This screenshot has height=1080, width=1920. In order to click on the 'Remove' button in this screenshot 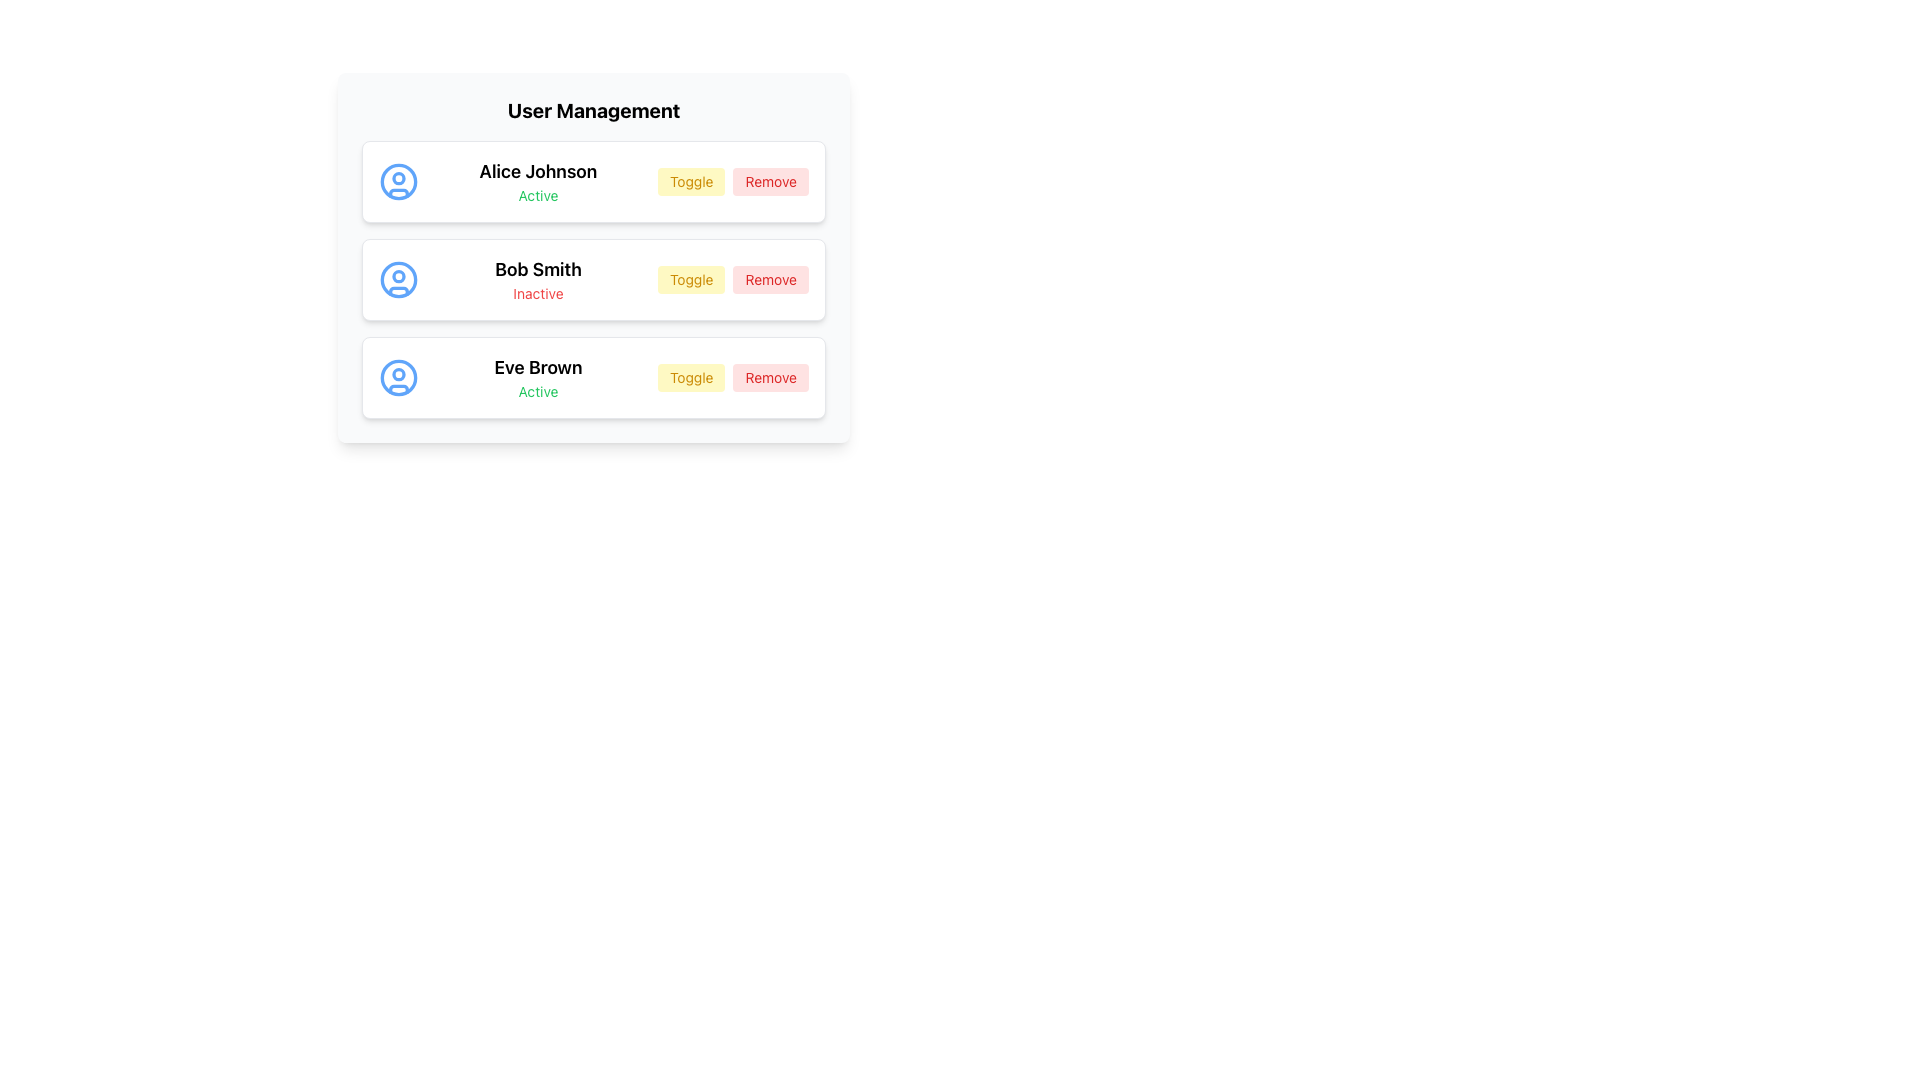, I will do `click(770, 378)`.